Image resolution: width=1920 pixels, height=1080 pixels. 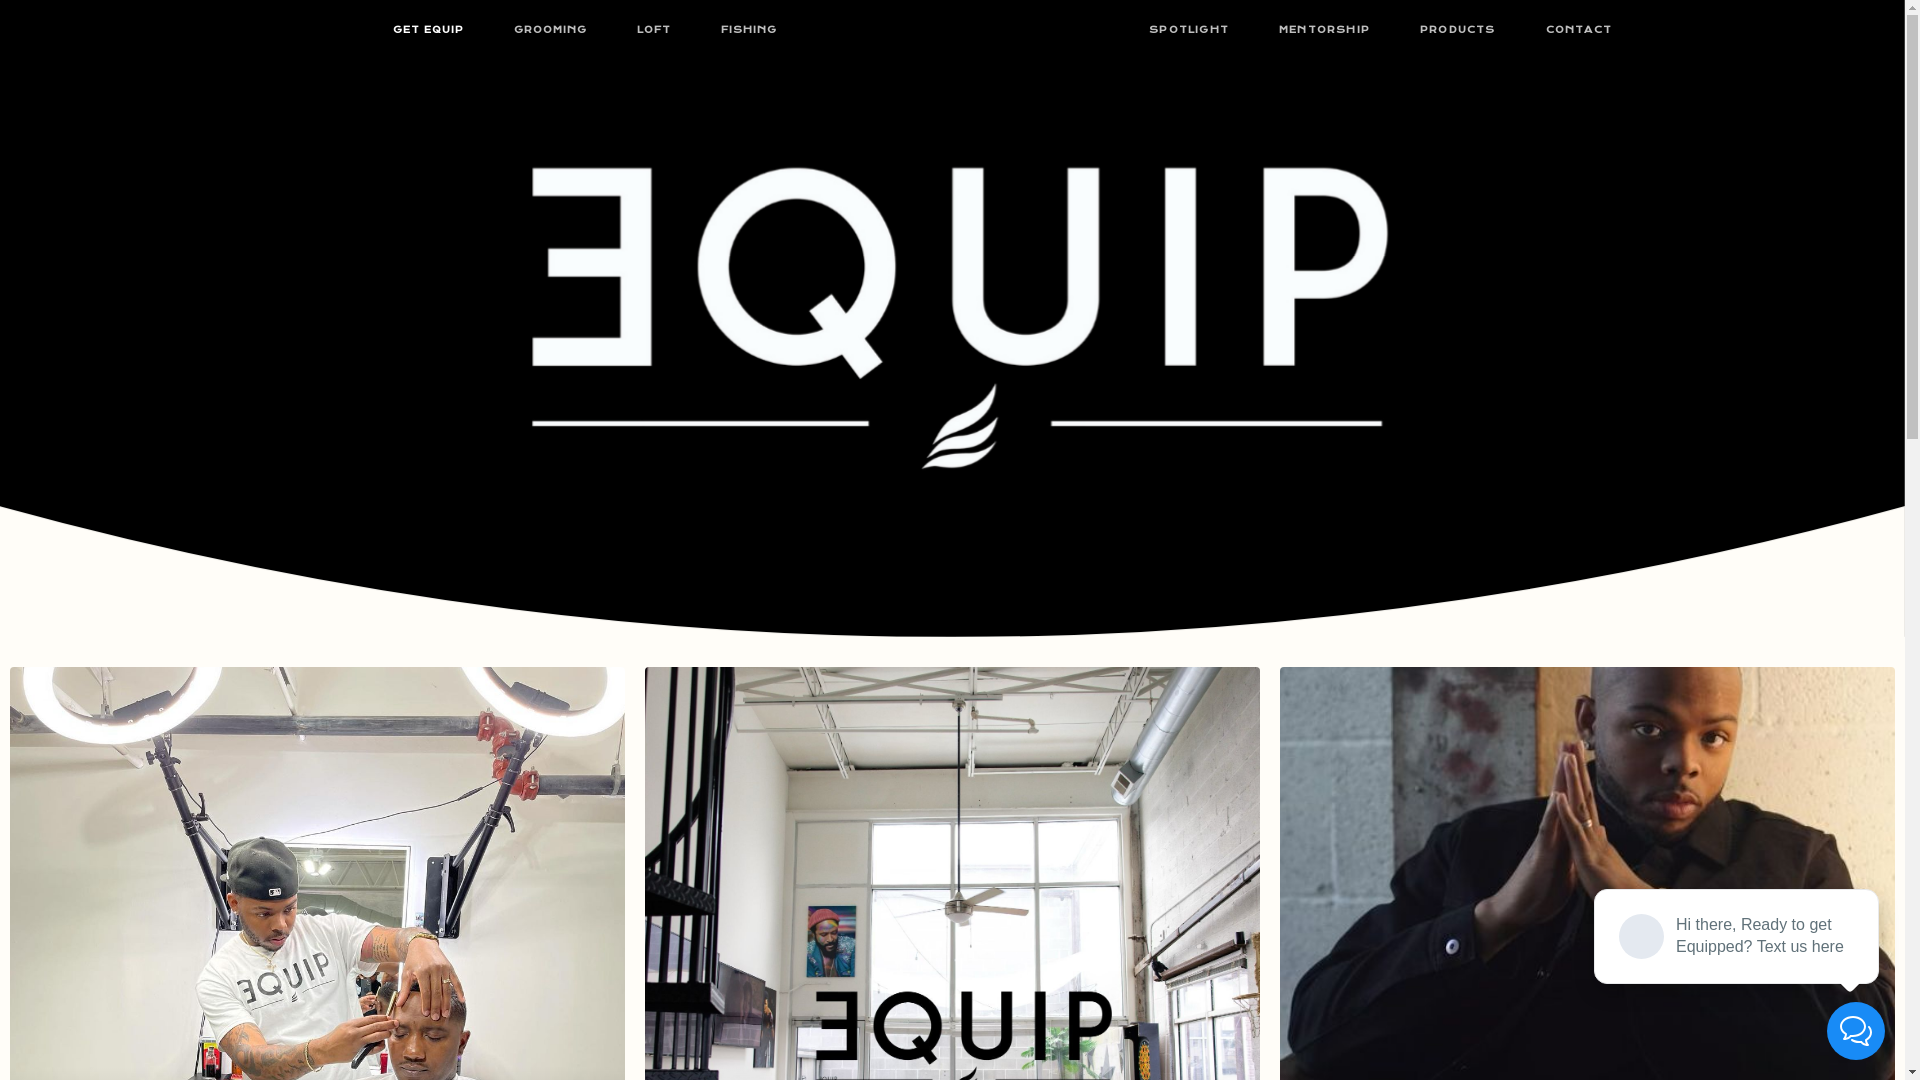 What do you see at coordinates (1016, 663) in the screenshot?
I see `'Mentorship'` at bounding box center [1016, 663].